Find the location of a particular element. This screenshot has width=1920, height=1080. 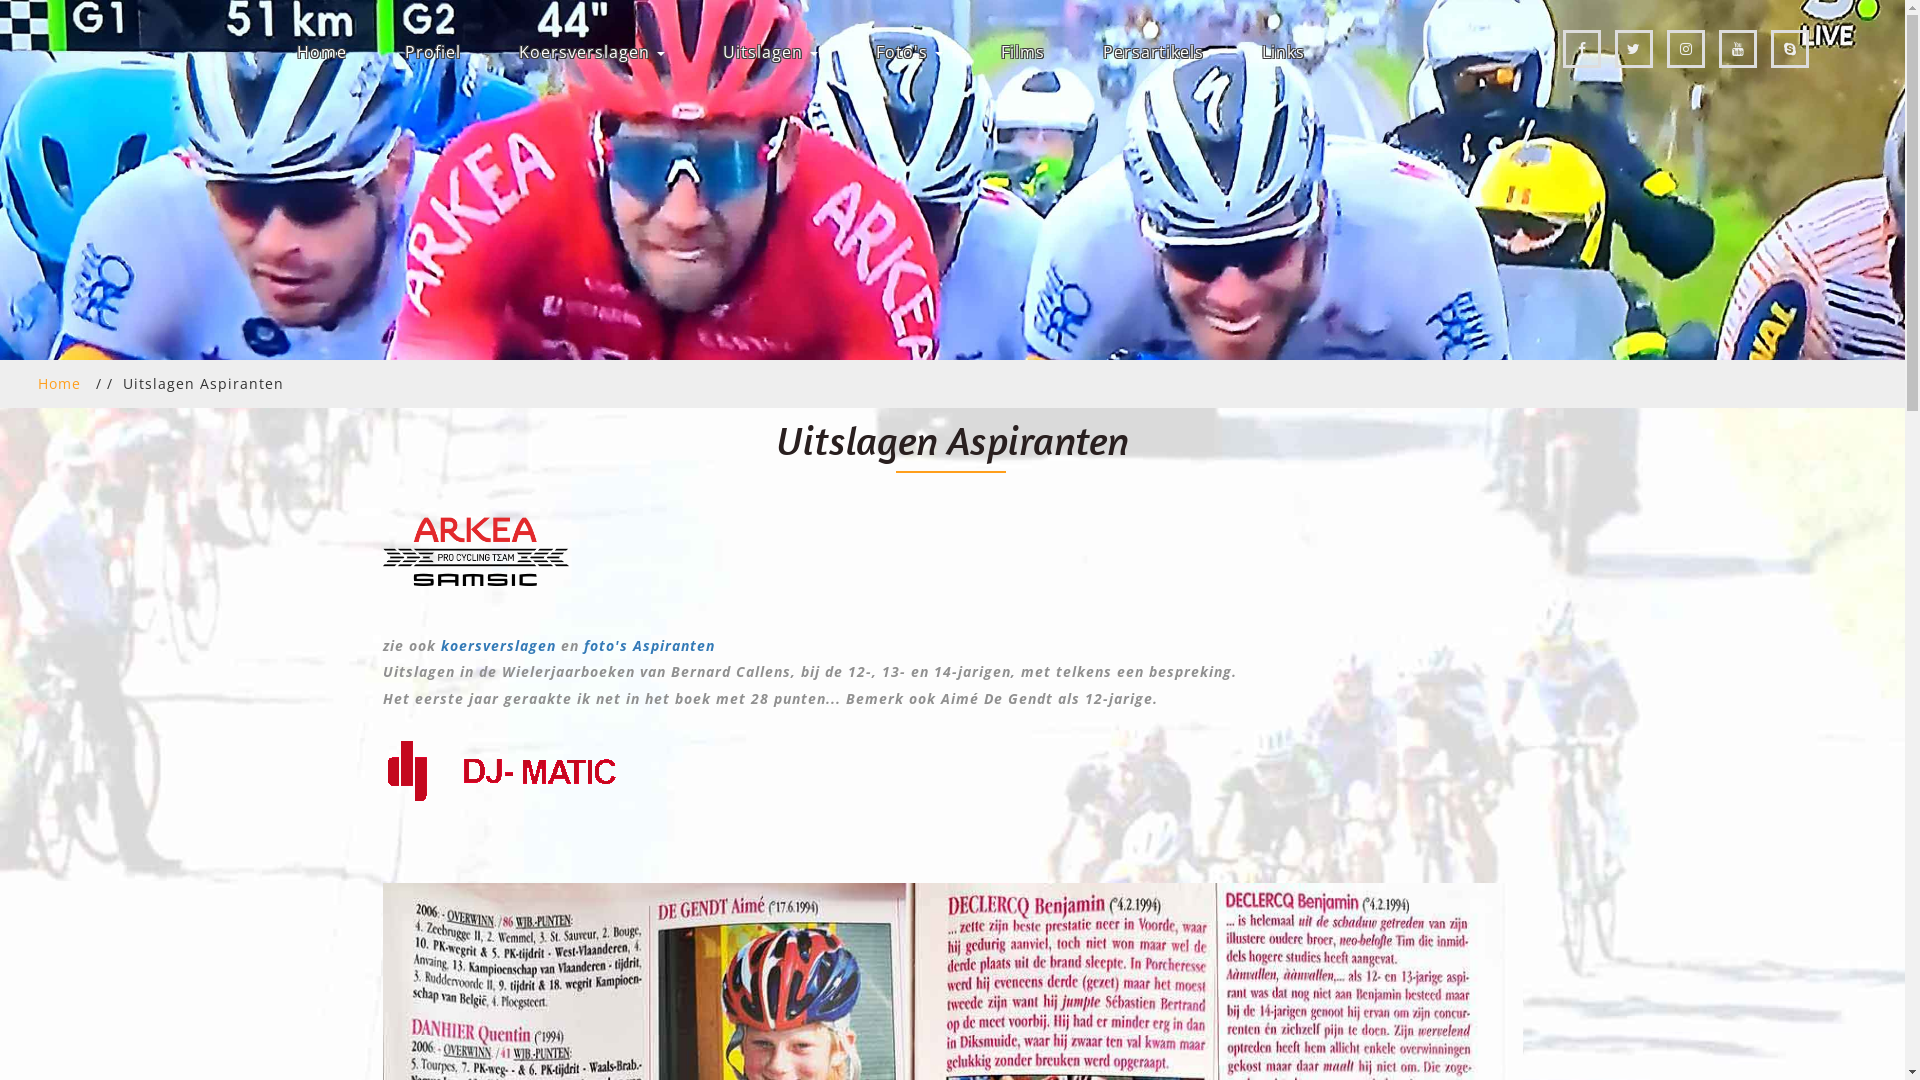

'Uitslagen' is located at coordinates (697, 50).